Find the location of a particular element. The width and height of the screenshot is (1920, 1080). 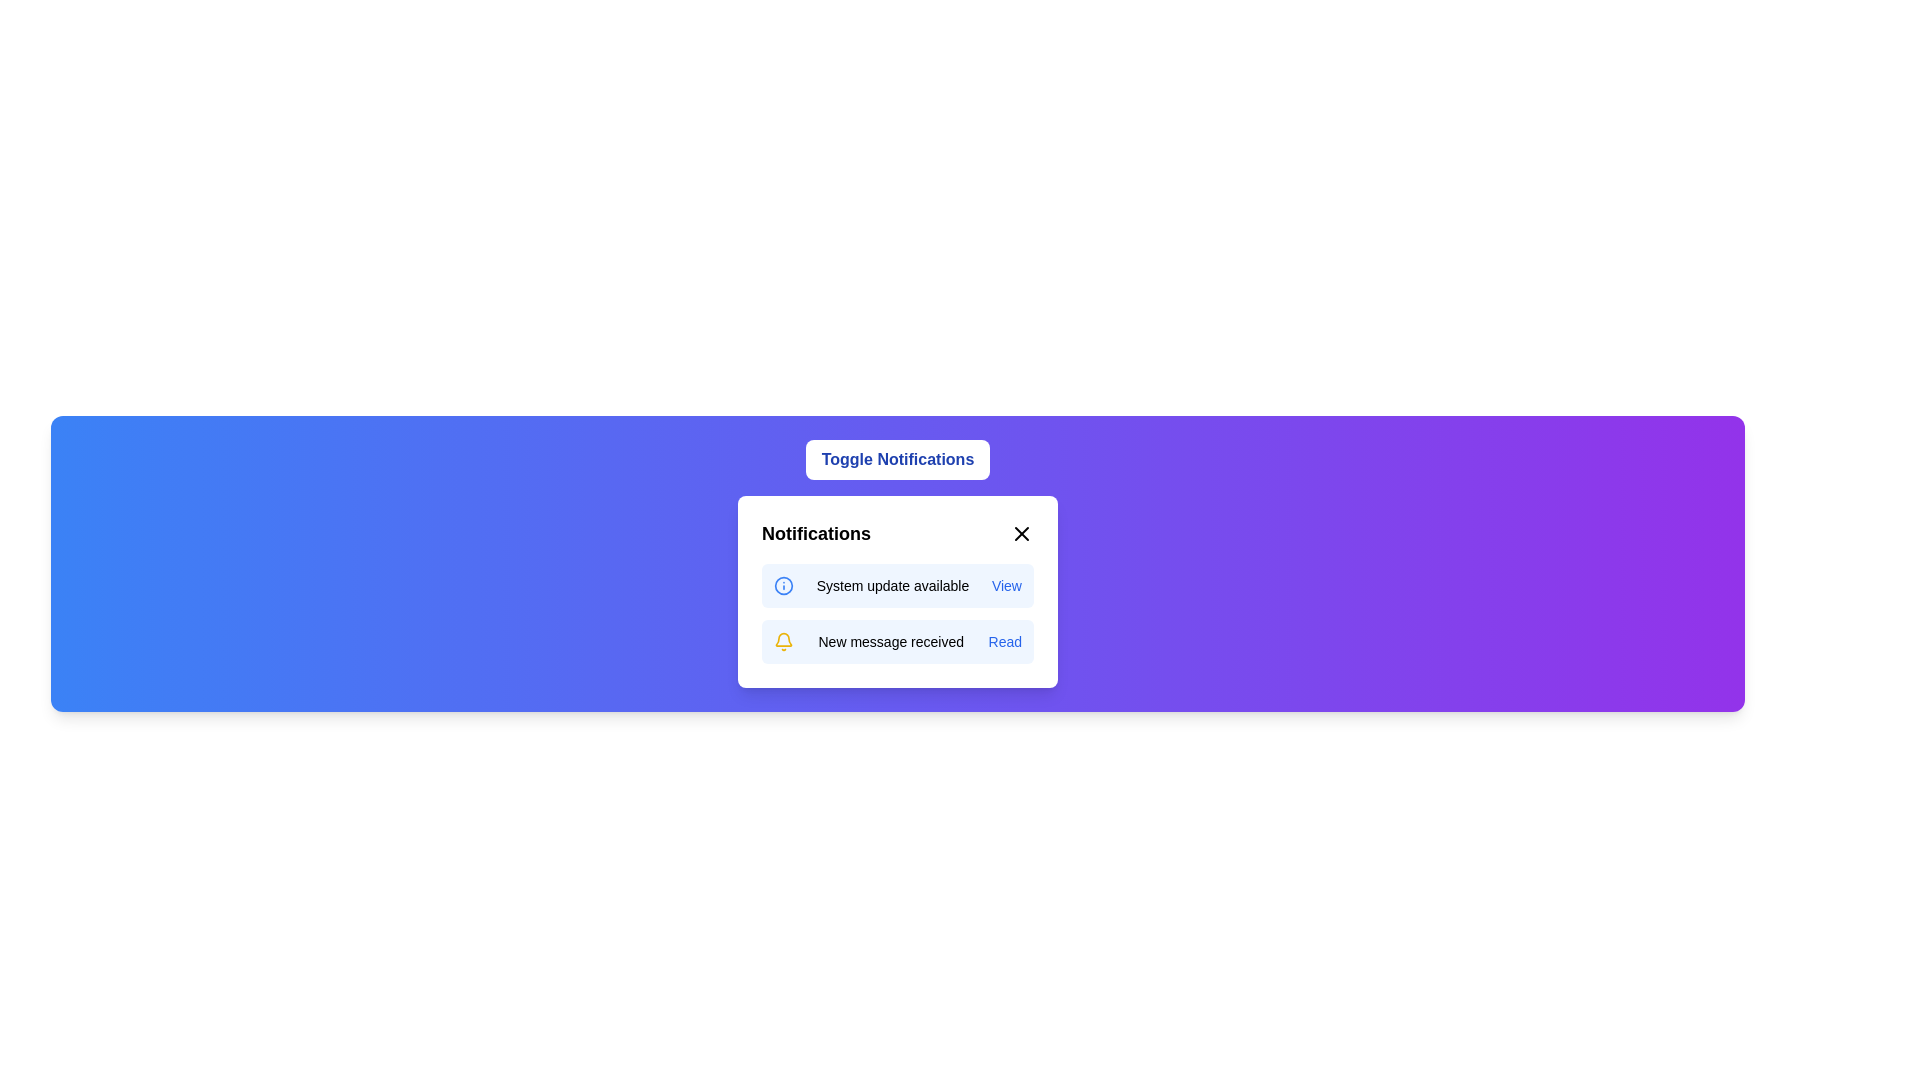

the hyperlink on the right side of the notification about 'System update available' is located at coordinates (1006, 585).